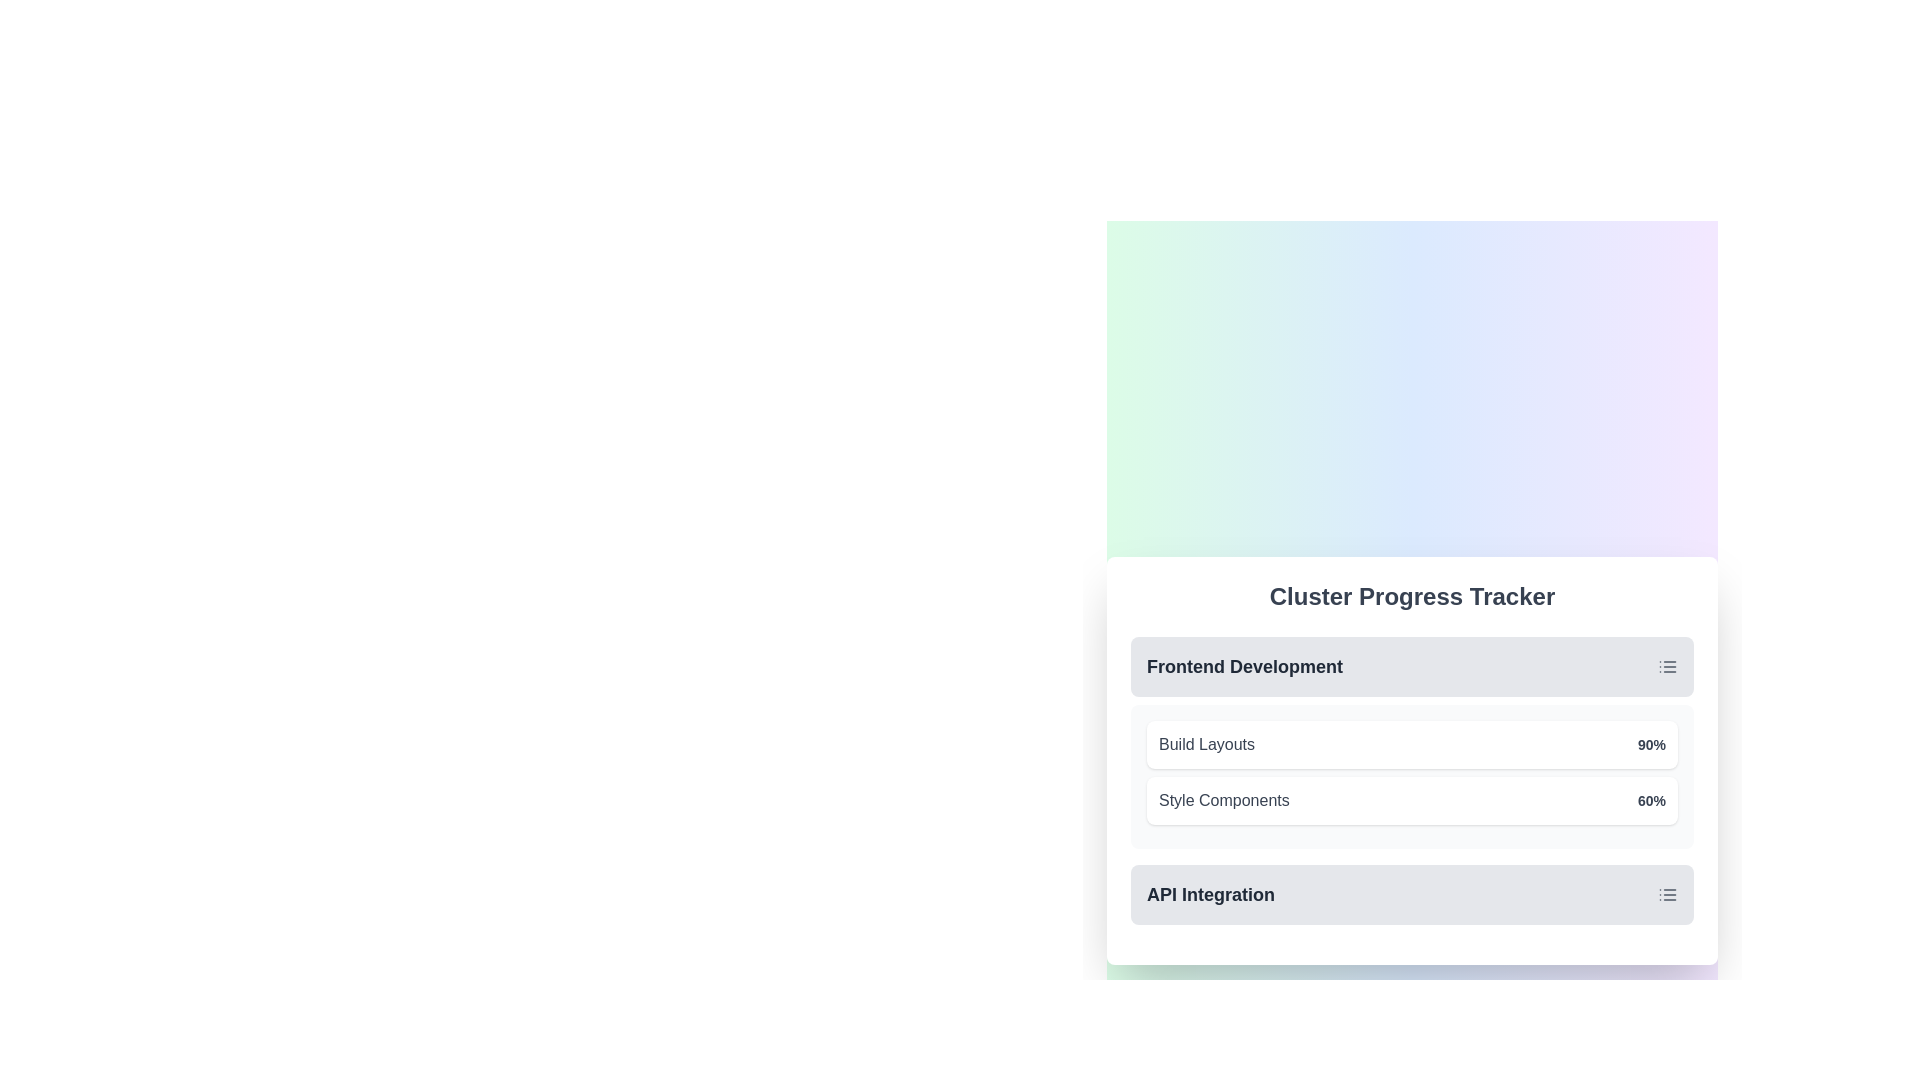 The image size is (1920, 1080). What do you see at coordinates (1243, 667) in the screenshot?
I see `the Text Label displaying 'Frontend Development', which is styled in bold dark gray and centrally positioned within its light gray rounded rectangular background` at bounding box center [1243, 667].